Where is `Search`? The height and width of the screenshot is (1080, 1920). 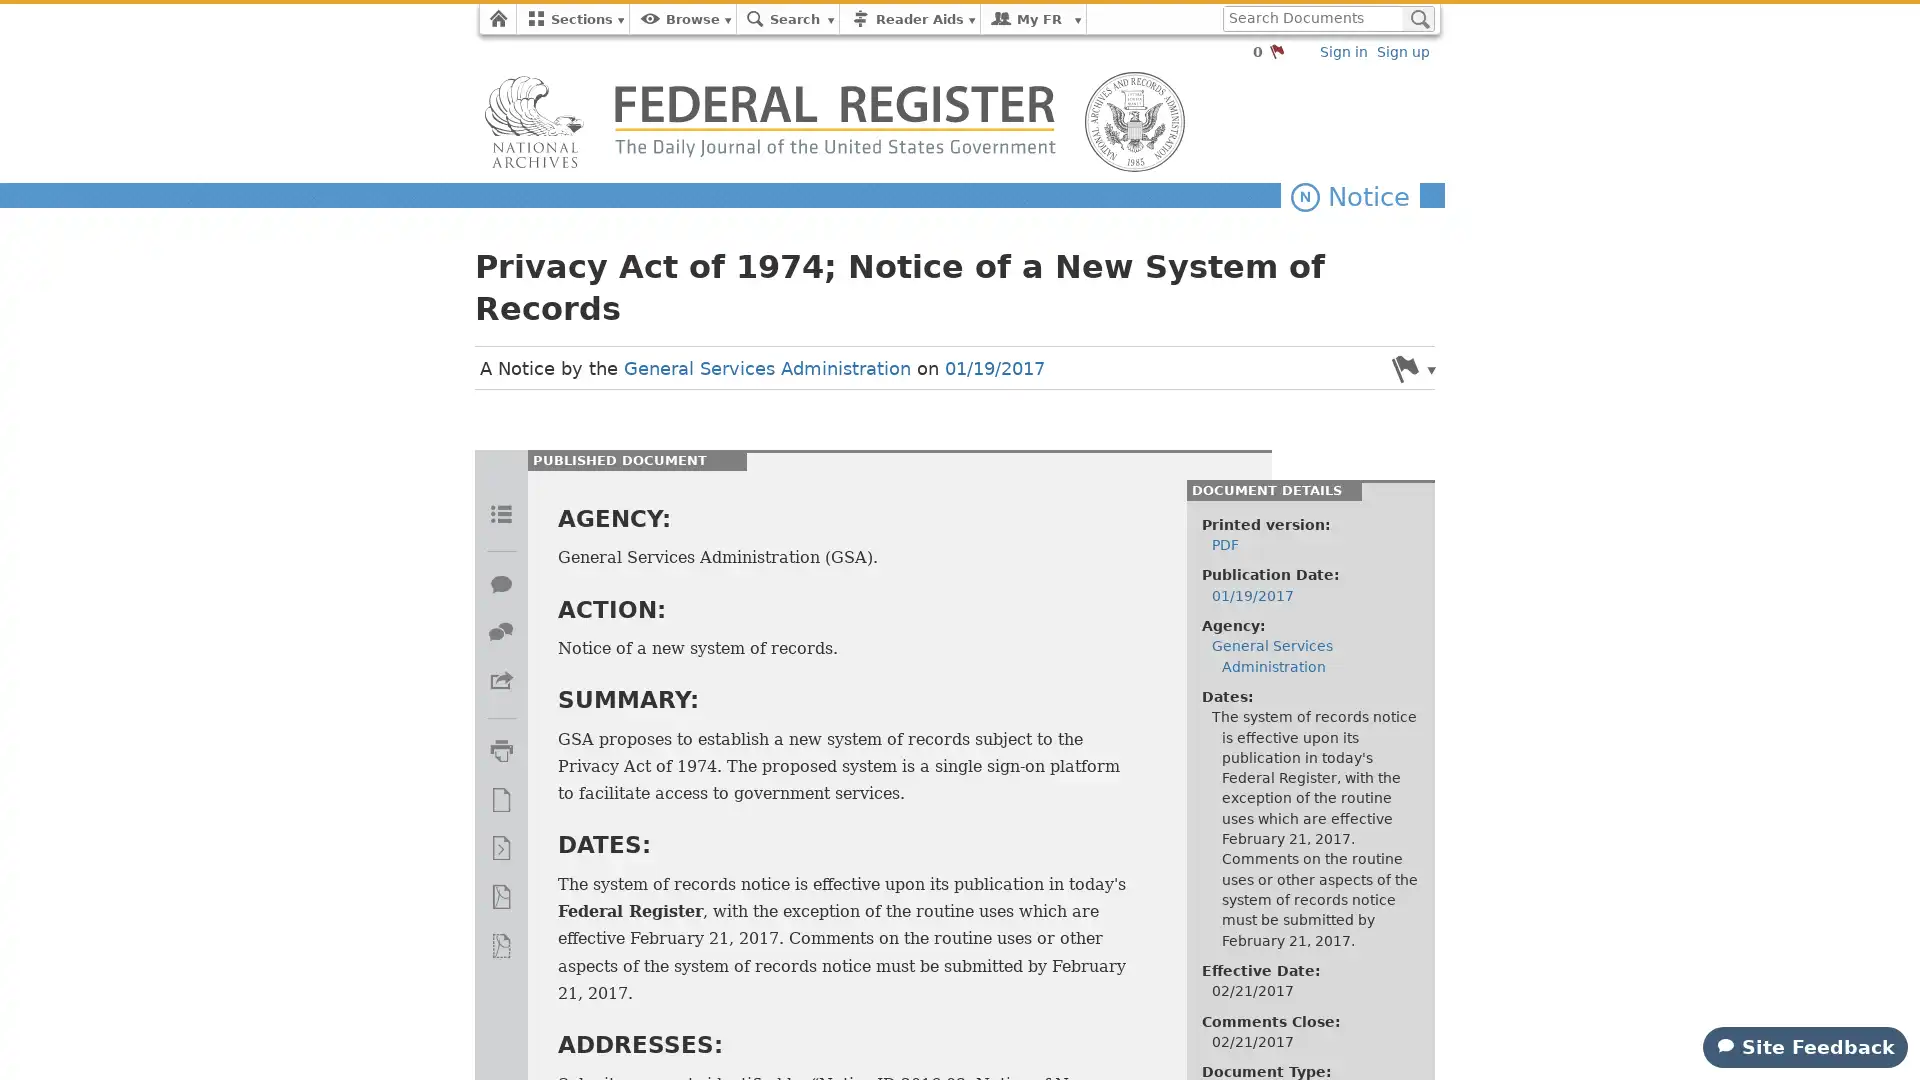
Search is located at coordinates (1417, 19).